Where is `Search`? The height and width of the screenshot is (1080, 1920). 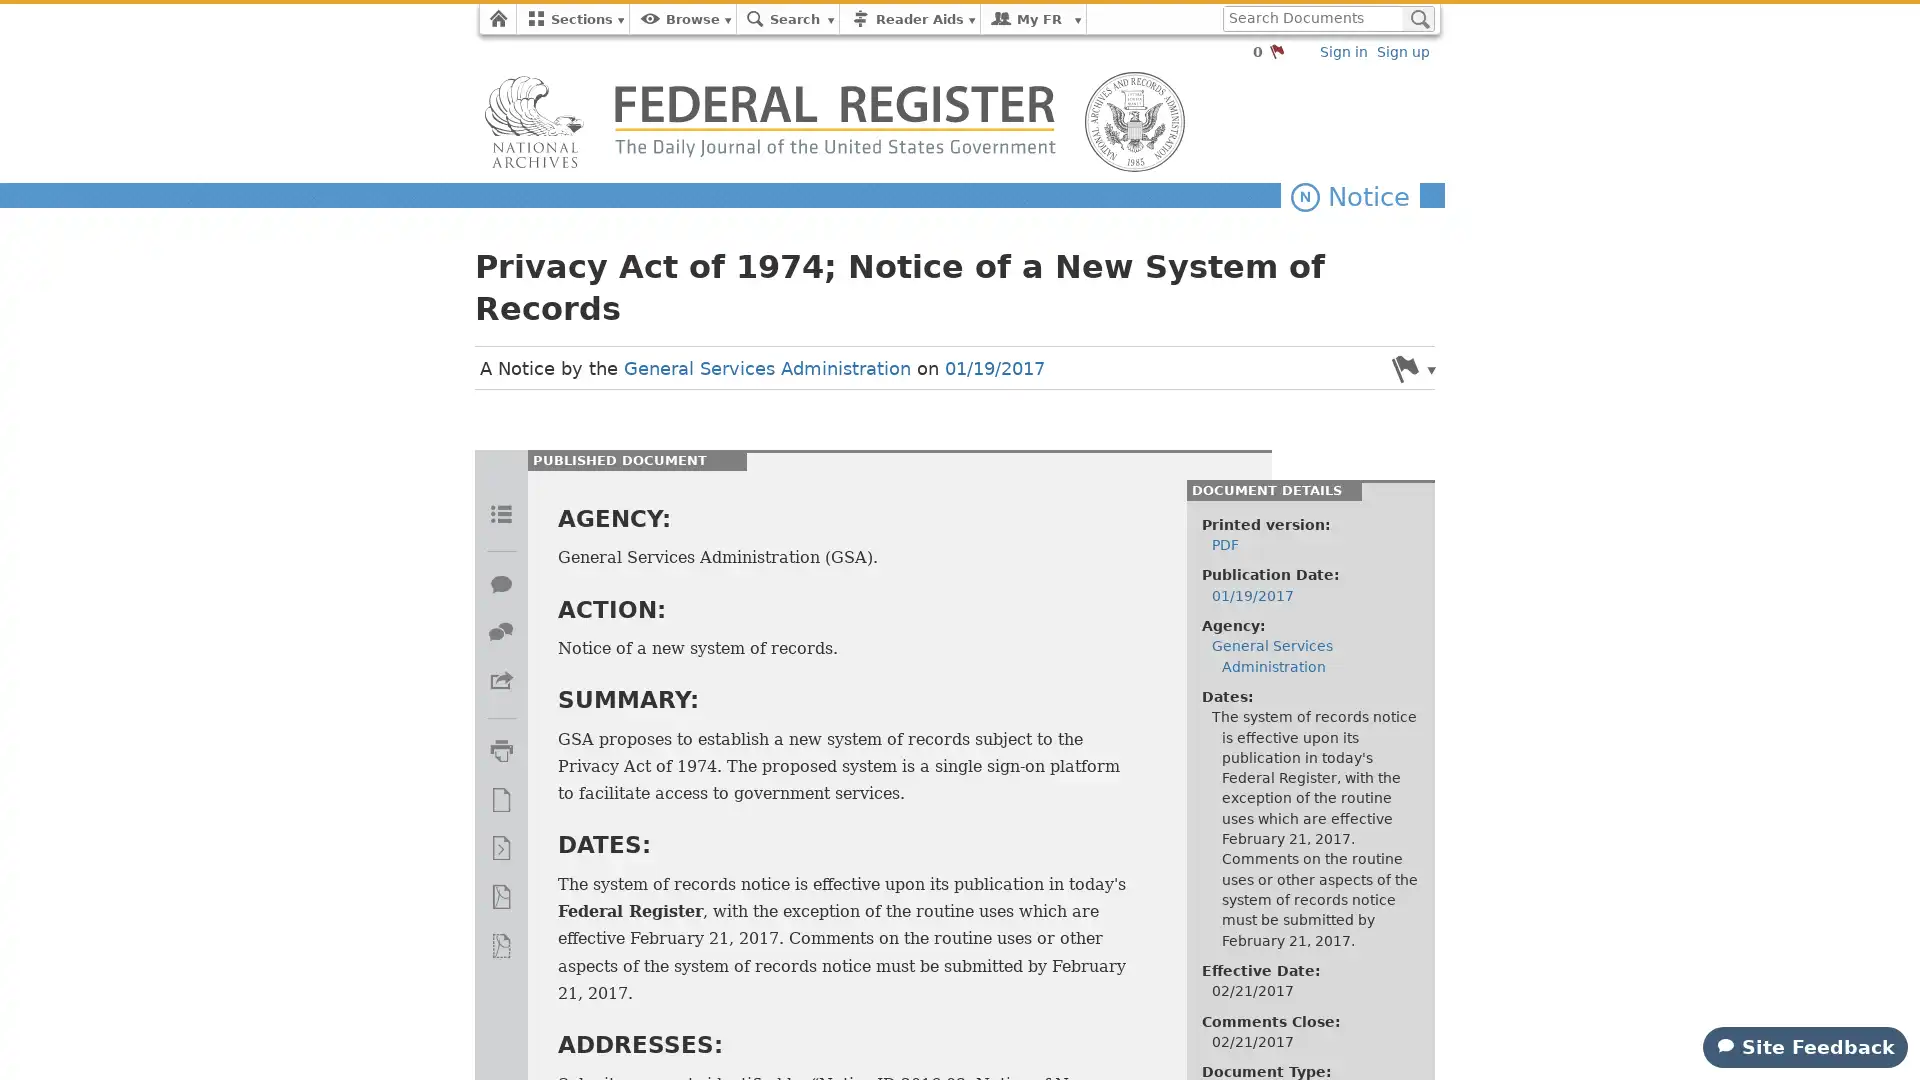
Search is located at coordinates (1417, 19).